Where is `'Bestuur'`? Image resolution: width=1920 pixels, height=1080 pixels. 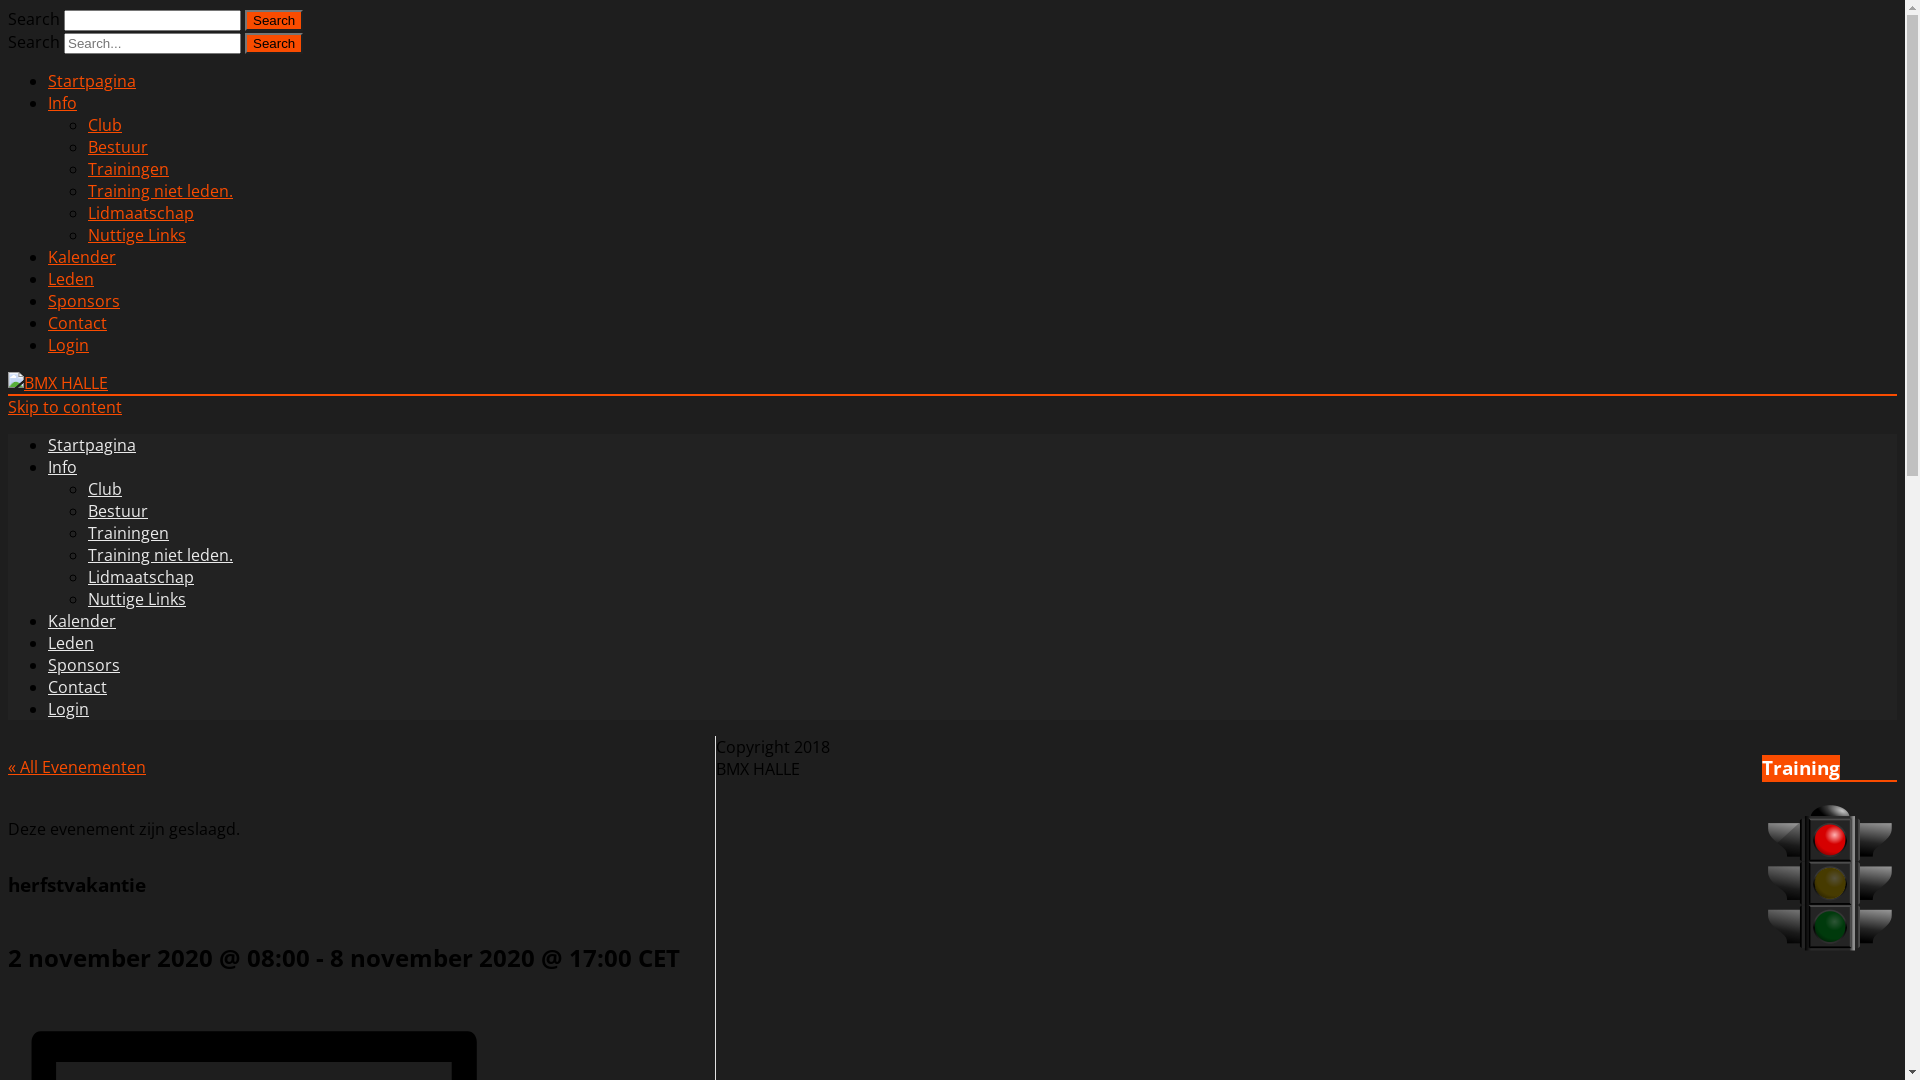
'Bestuur' is located at coordinates (117, 509).